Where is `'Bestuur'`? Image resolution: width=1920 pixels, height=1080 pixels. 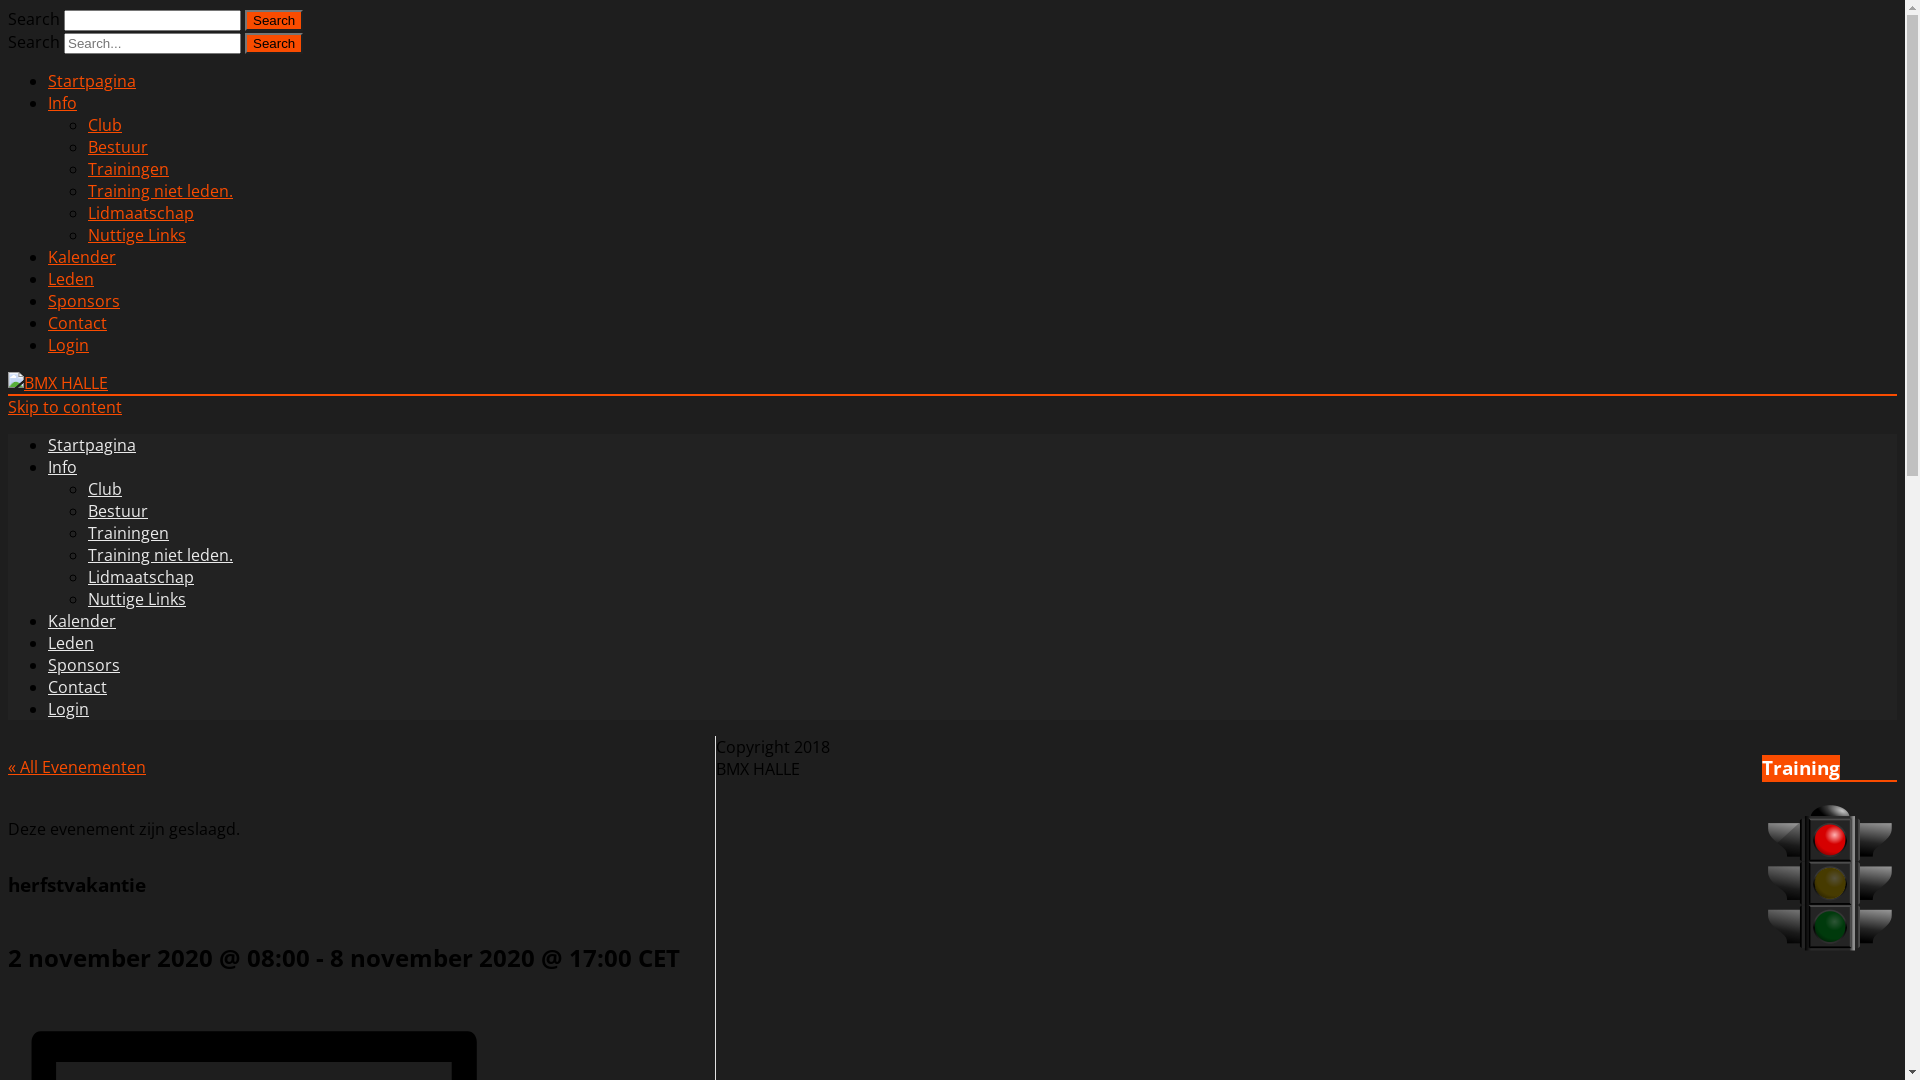
'Bestuur' is located at coordinates (117, 509).